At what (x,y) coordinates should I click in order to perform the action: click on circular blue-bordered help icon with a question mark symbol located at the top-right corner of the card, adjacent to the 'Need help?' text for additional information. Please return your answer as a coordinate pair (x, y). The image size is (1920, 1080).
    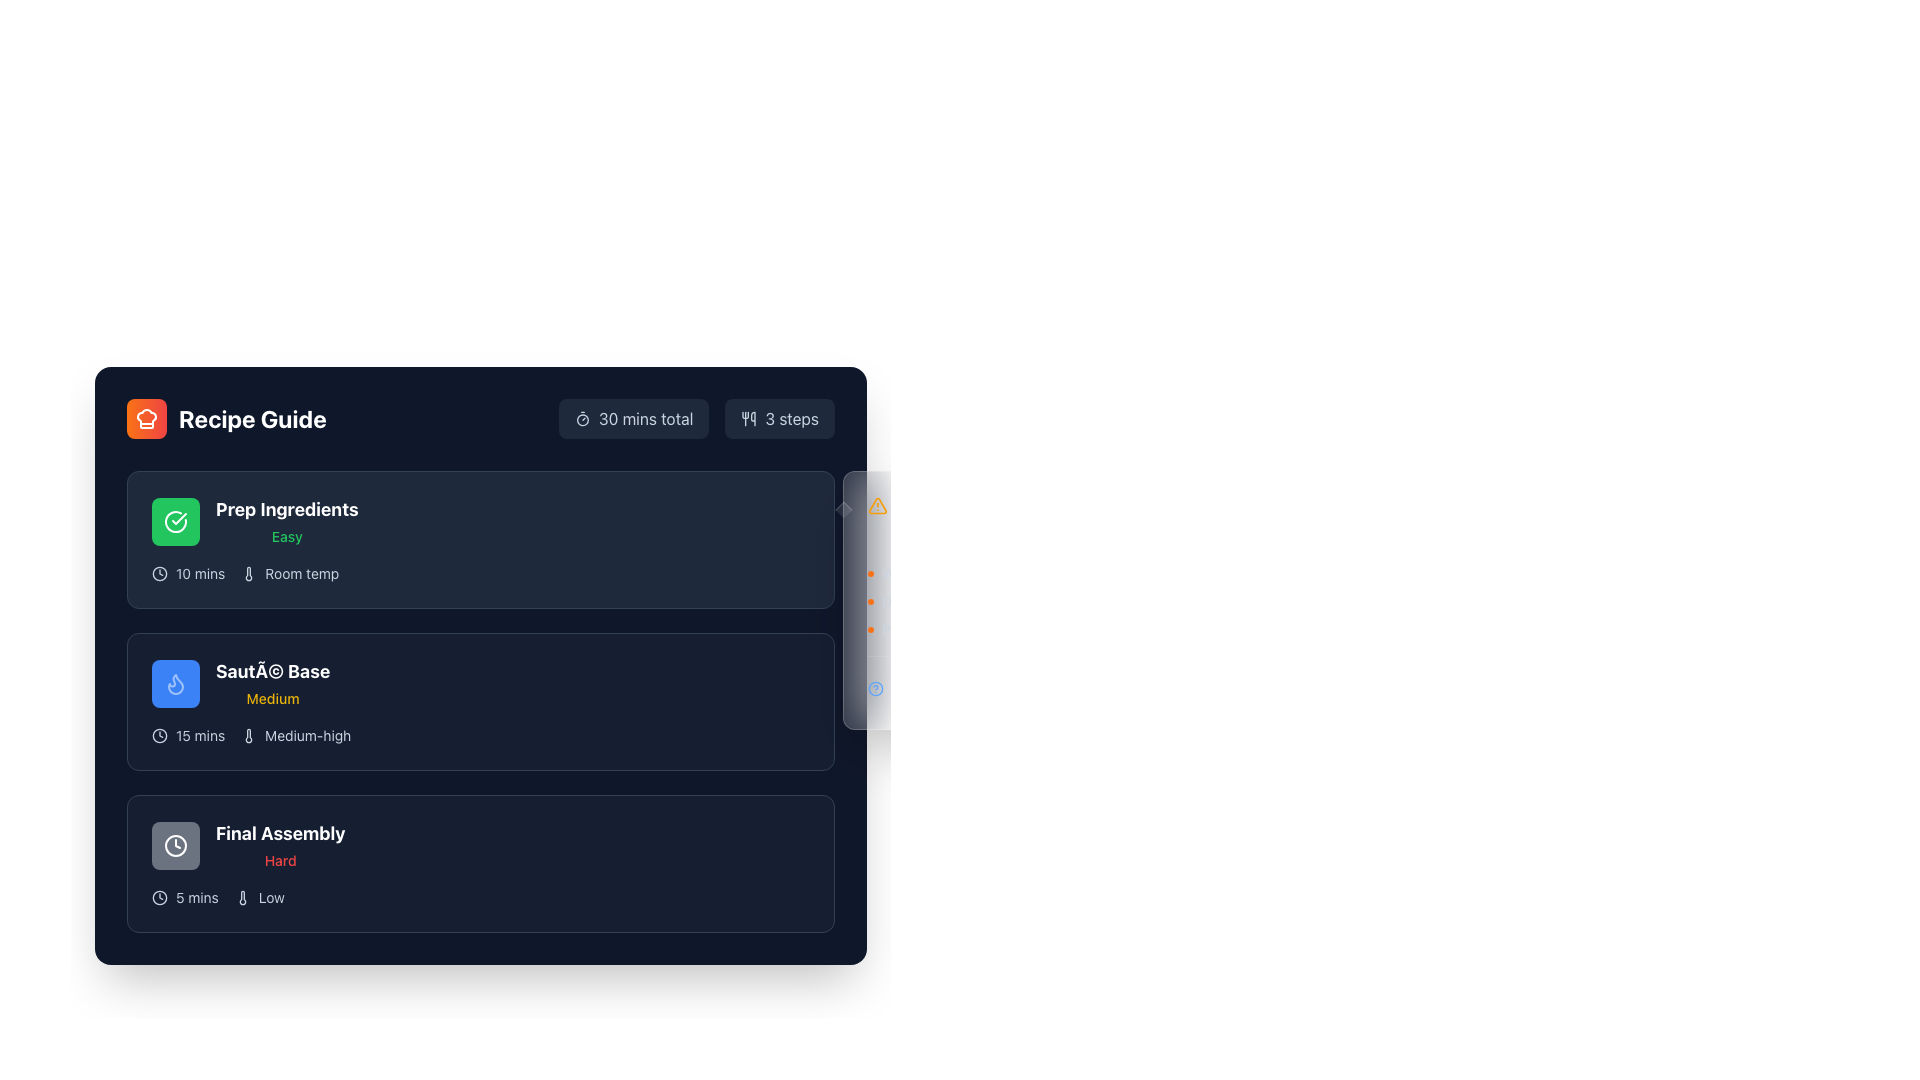
    Looking at the image, I should click on (875, 688).